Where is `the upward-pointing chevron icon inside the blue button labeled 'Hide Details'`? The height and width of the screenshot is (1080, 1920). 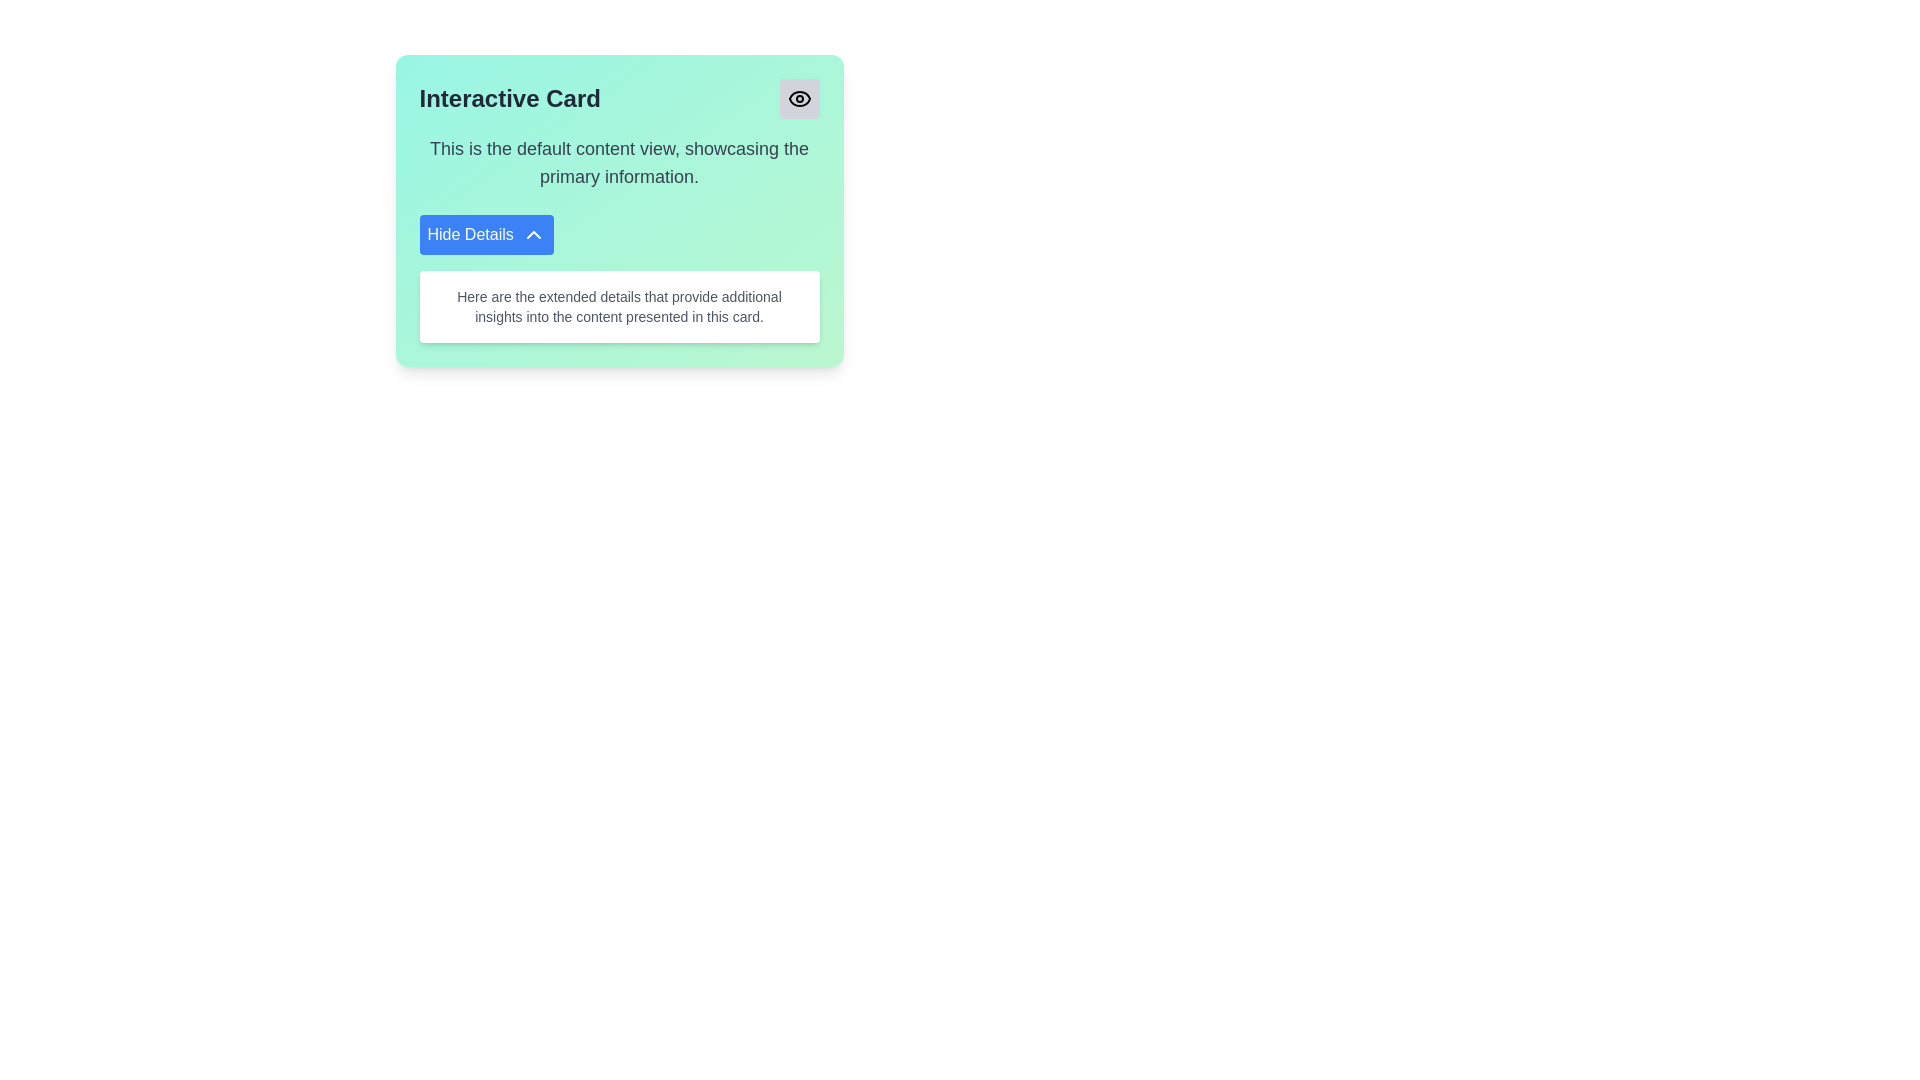 the upward-pointing chevron icon inside the blue button labeled 'Hide Details' is located at coordinates (533, 234).